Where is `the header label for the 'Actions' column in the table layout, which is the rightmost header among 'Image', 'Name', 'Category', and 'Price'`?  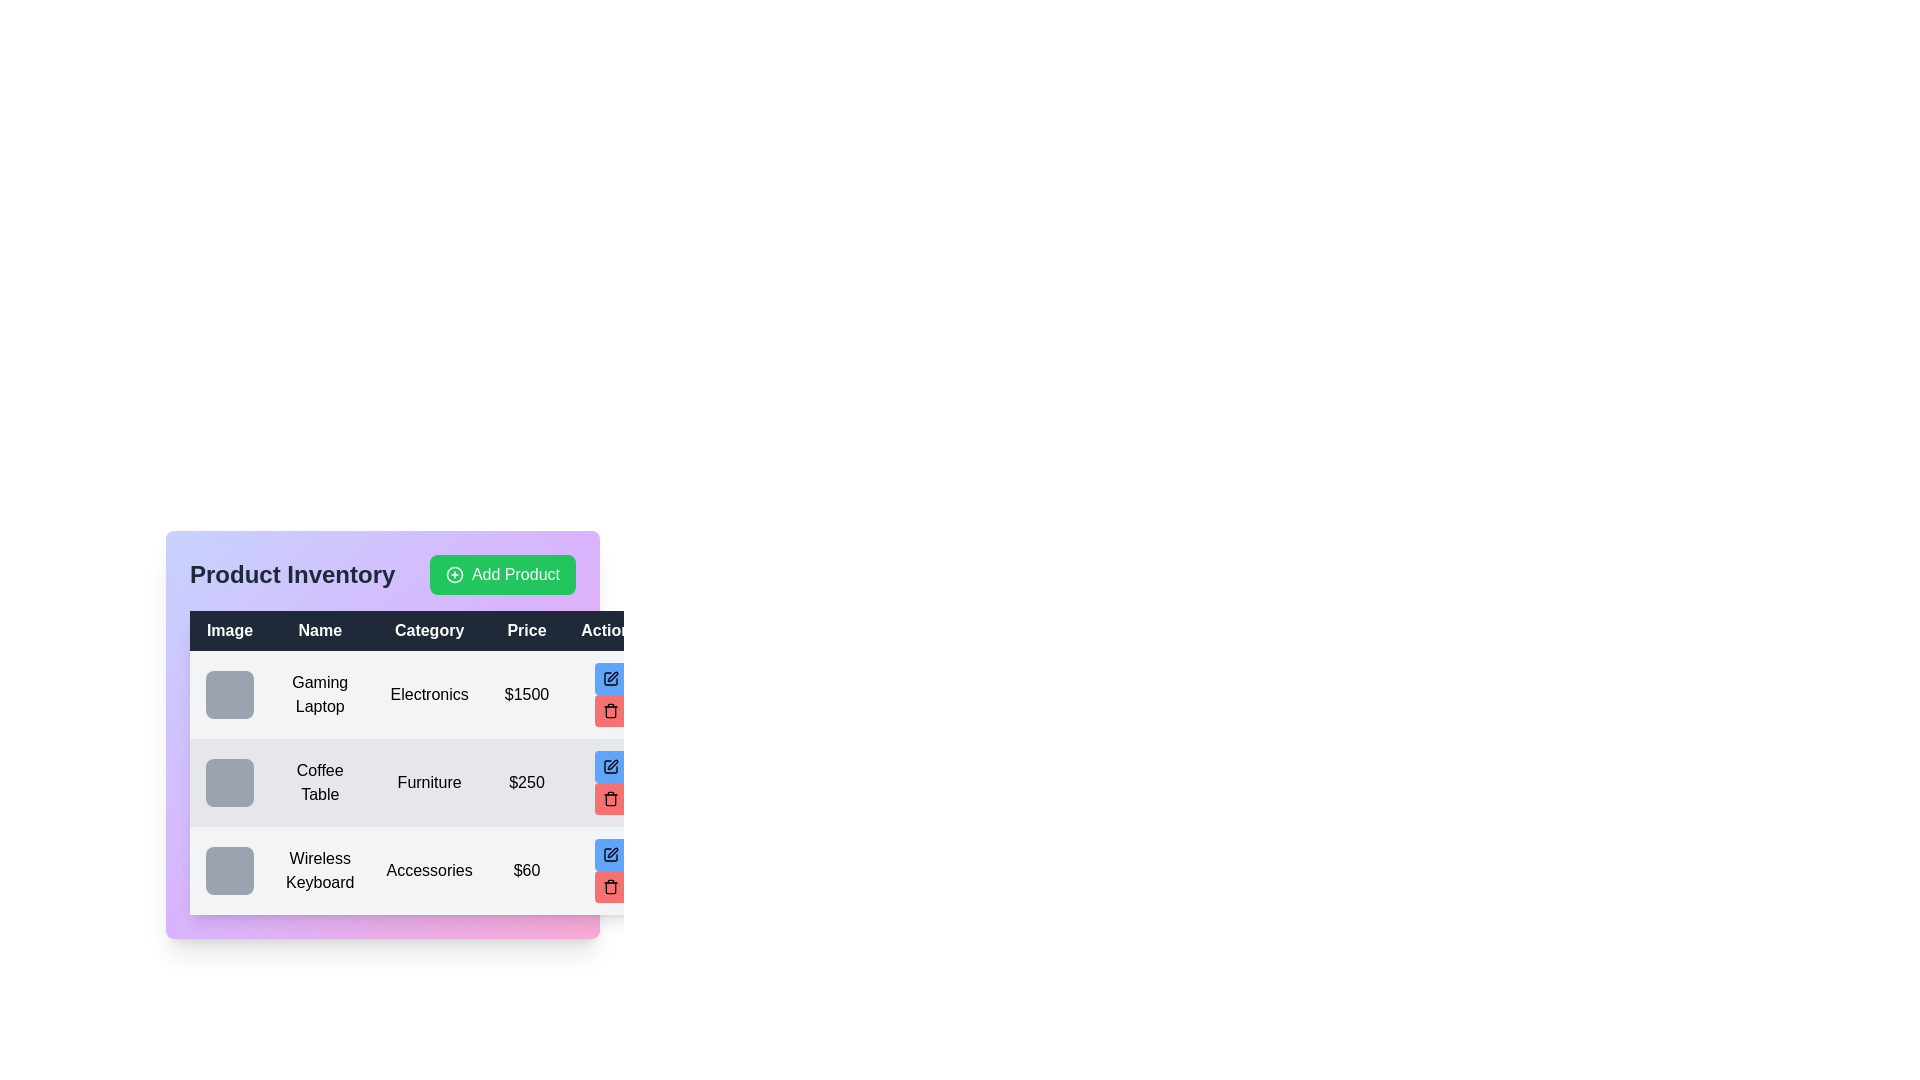 the header label for the 'Actions' column in the table layout, which is the rightmost header among 'Image', 'Name', 'Category', and 'Price' is located at coordinates (609, 631).